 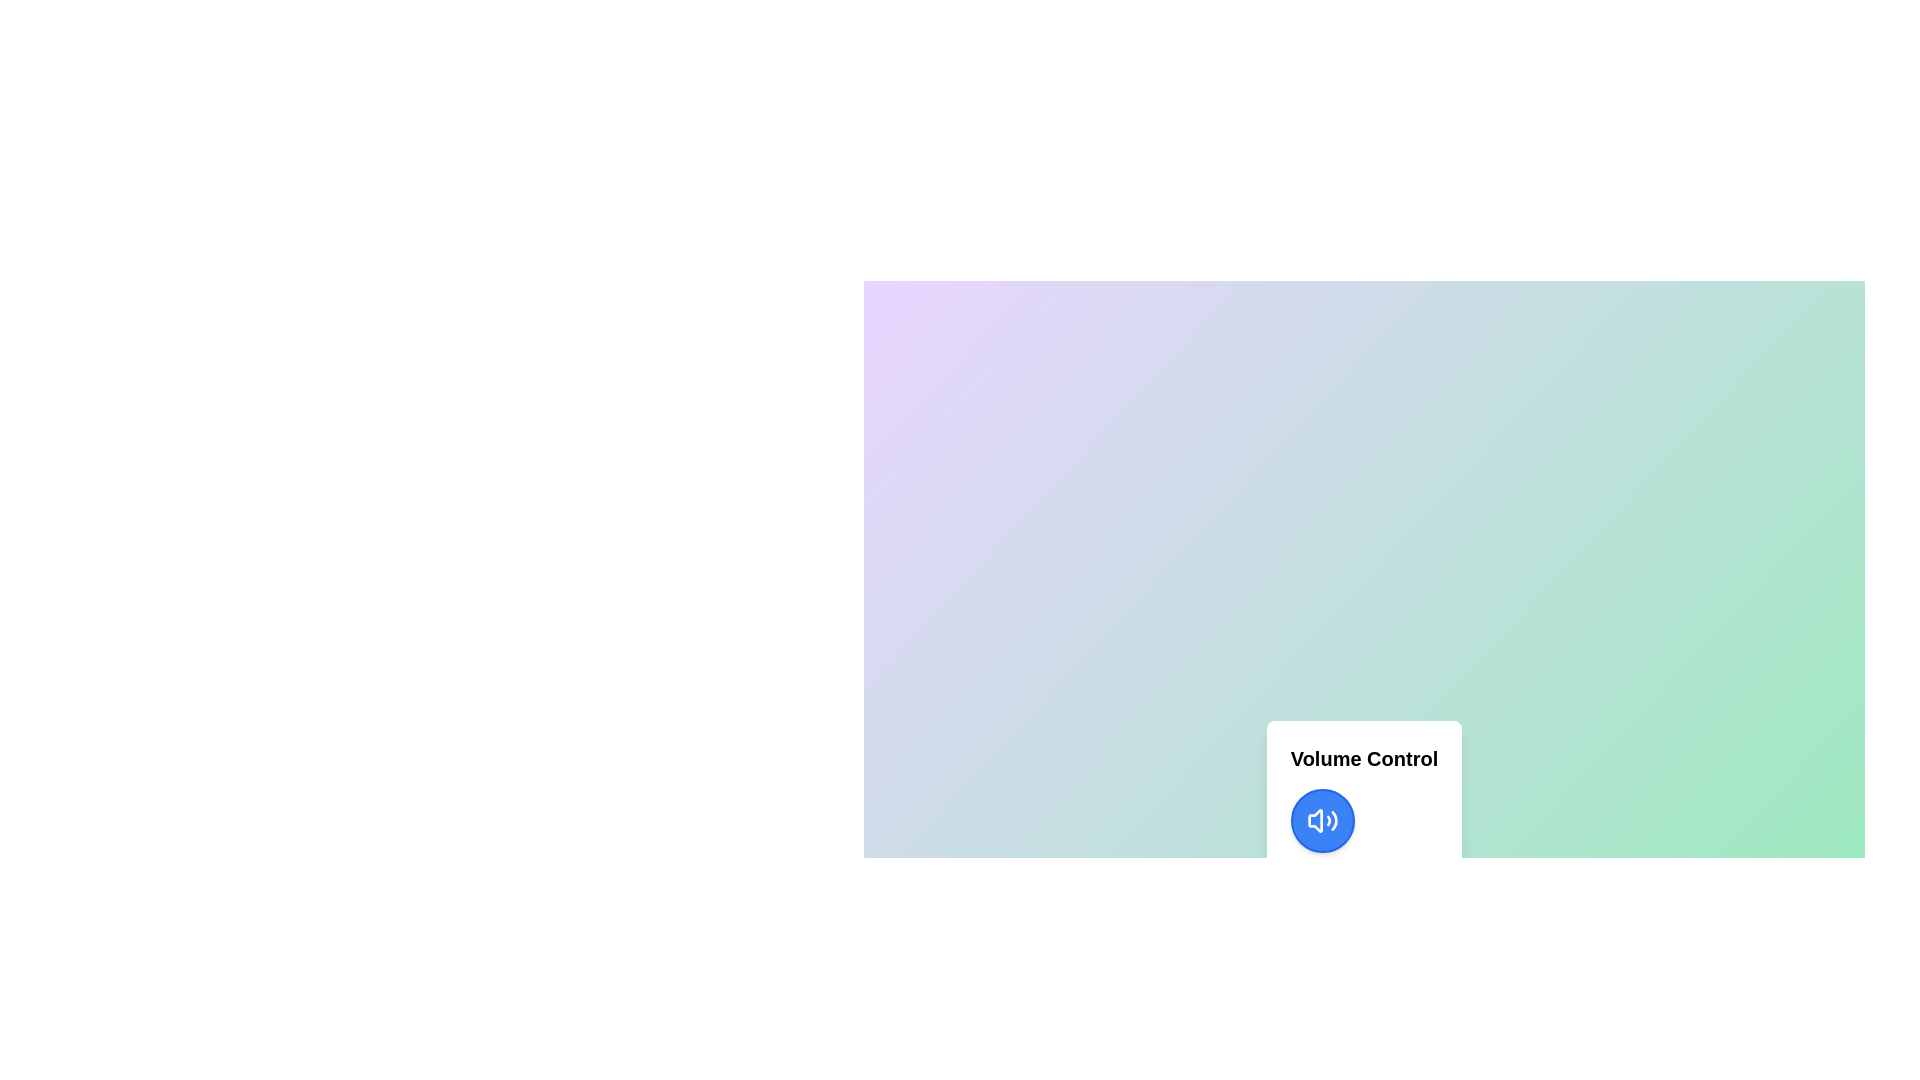 I want to click on the sound toggle button to change its state, so click(x=1322, y=821).